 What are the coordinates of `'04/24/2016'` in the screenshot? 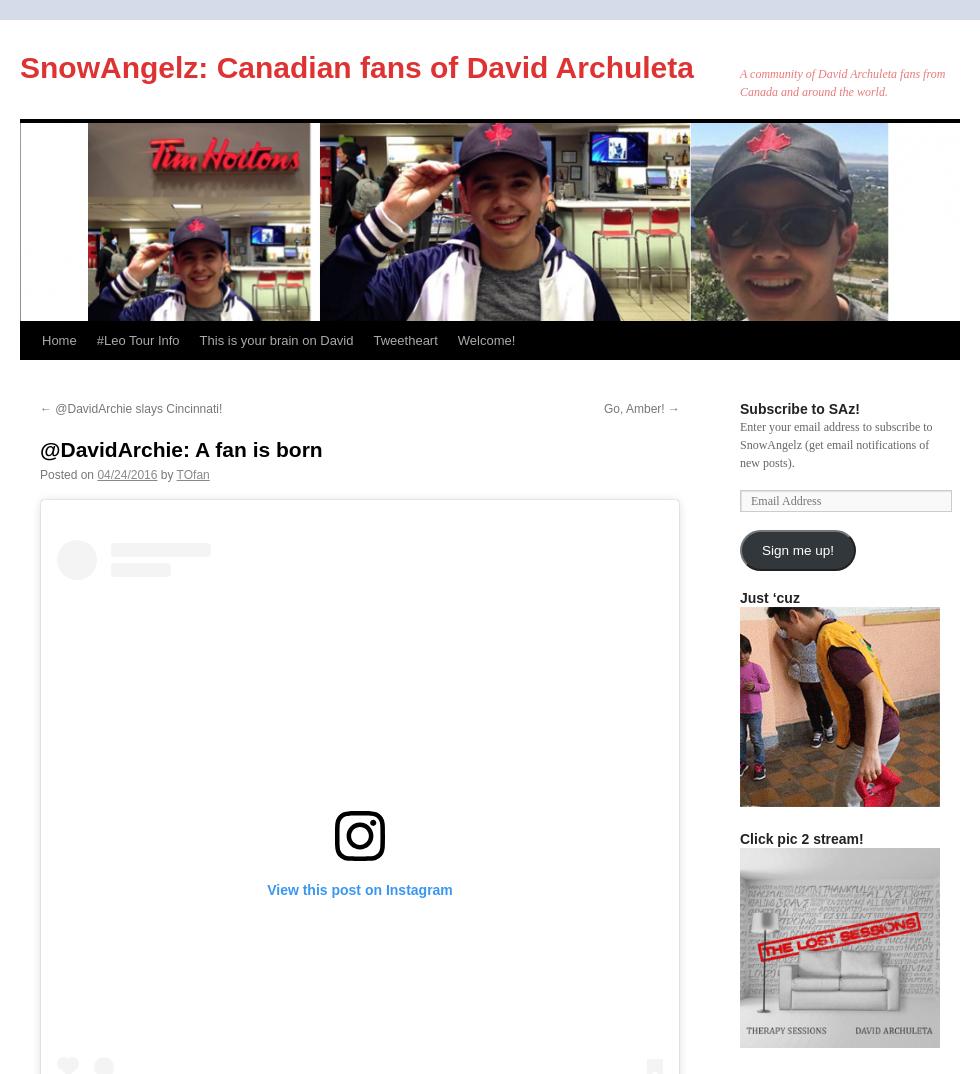 It's located at (127, 474).